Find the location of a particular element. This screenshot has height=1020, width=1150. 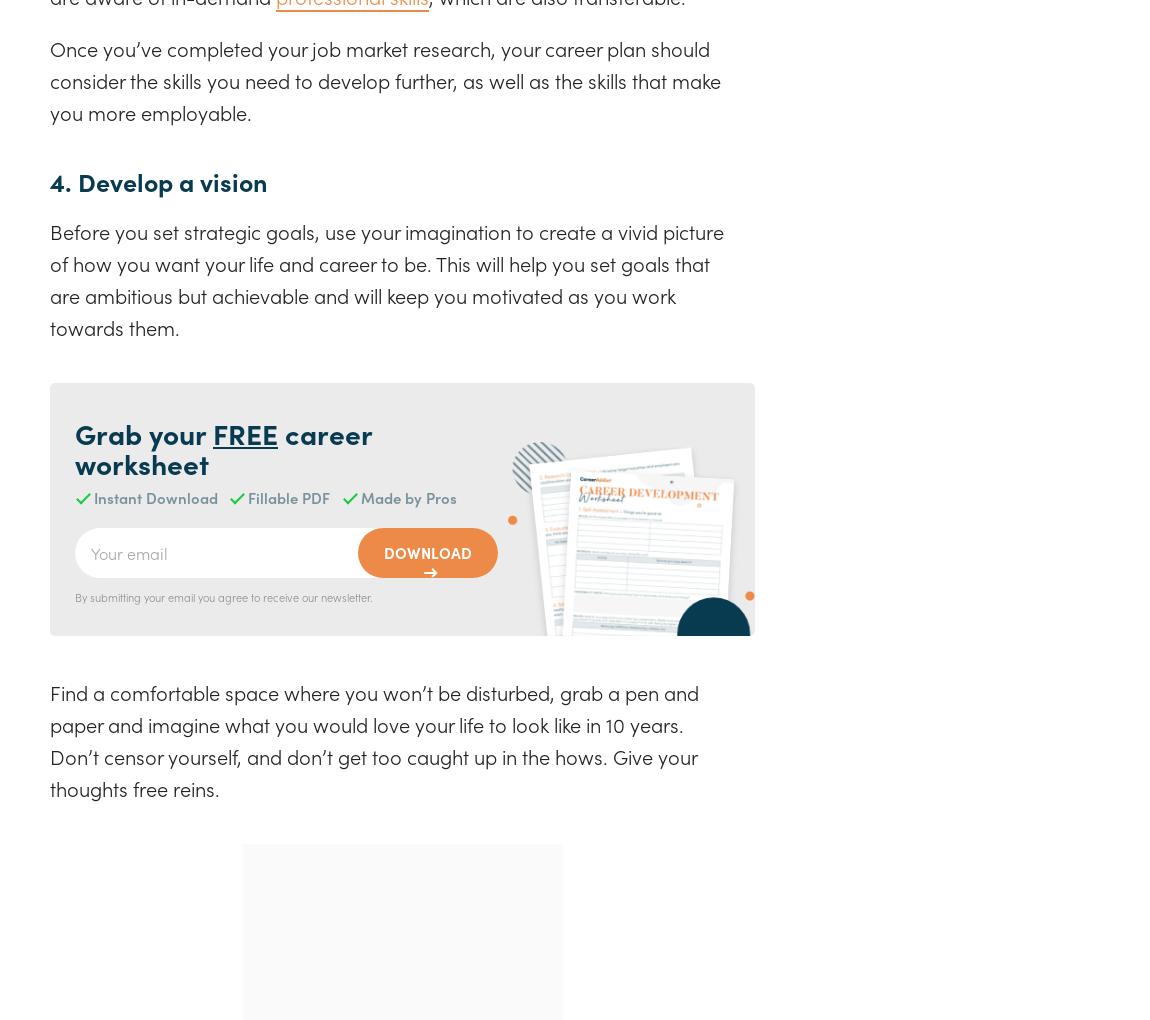

'Grab your' is located at coordinates (142, 431).